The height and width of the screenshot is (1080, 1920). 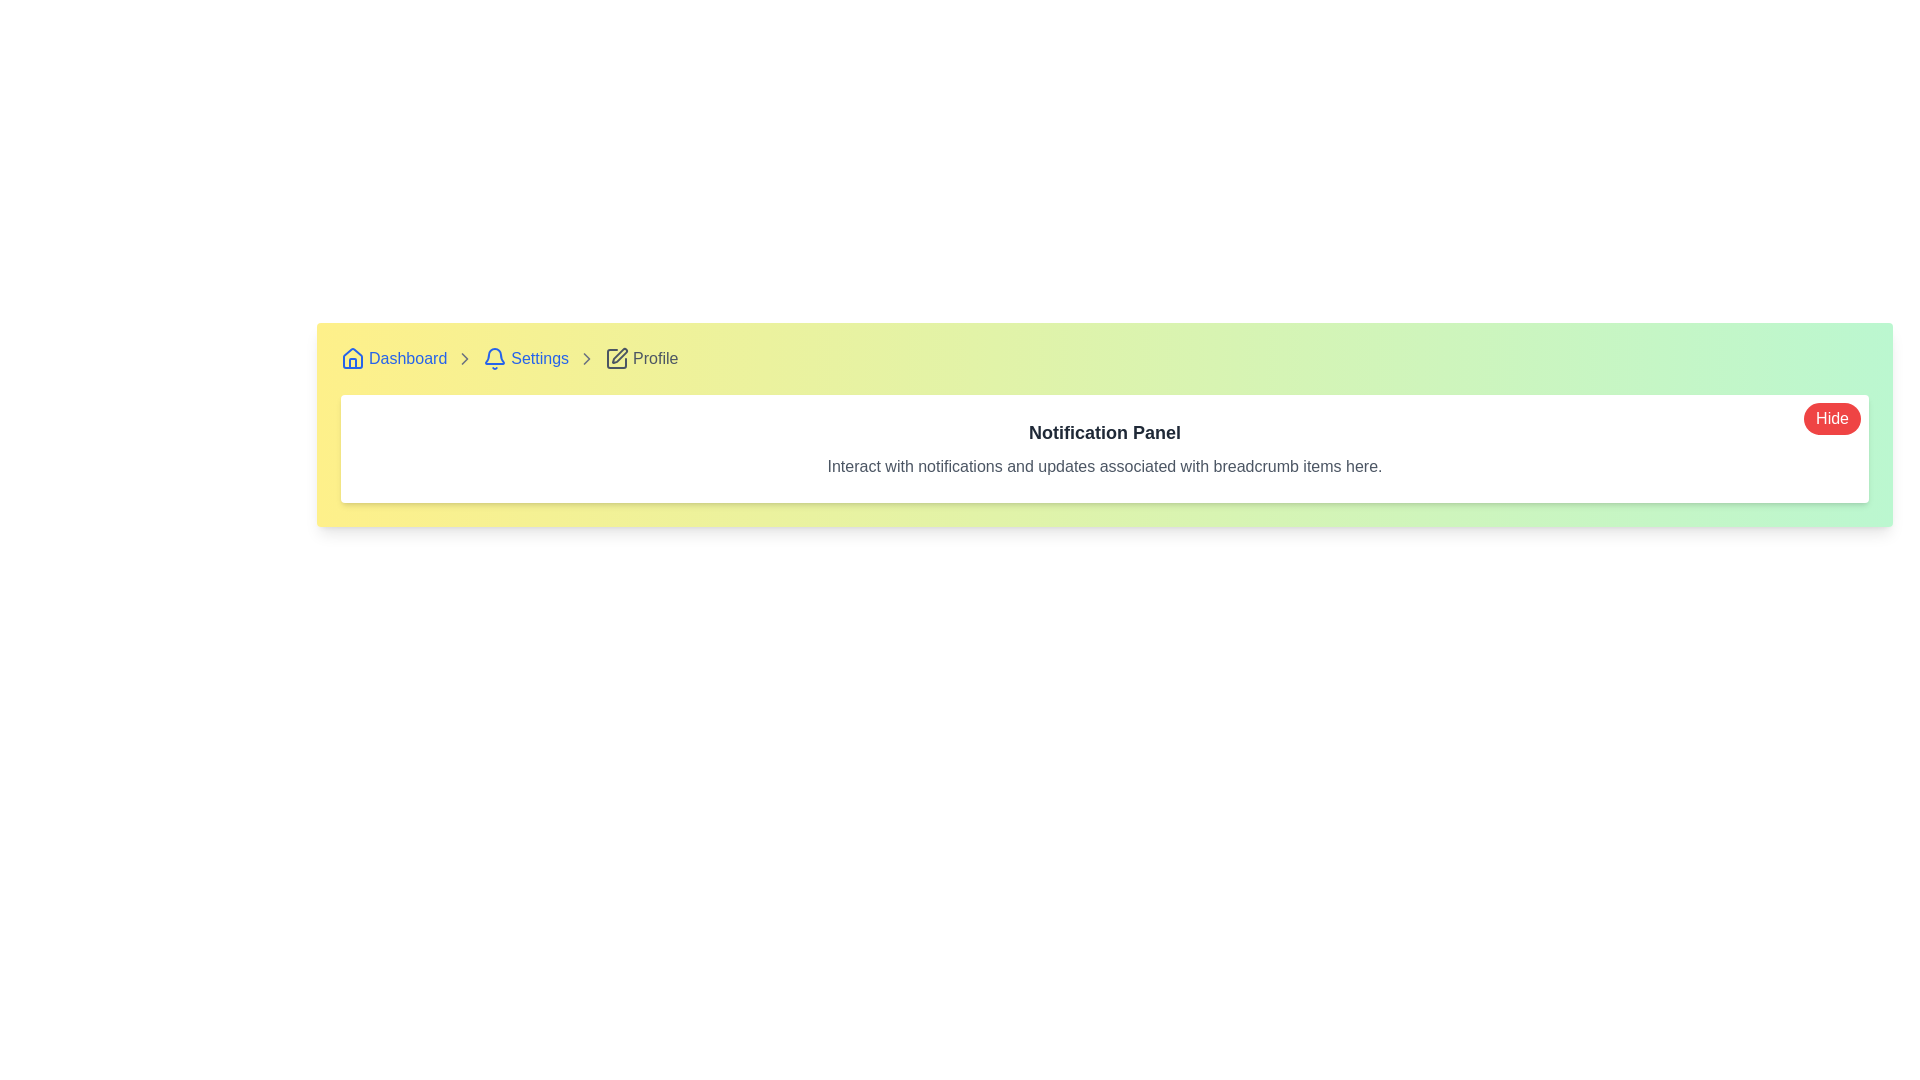 What do you see at coordinates (495, 357) in the screenshot?
I see `the blue bell icon located to the left of the 'Settings' text in the navigation breadcrumb` at bounding box center [495, 357].